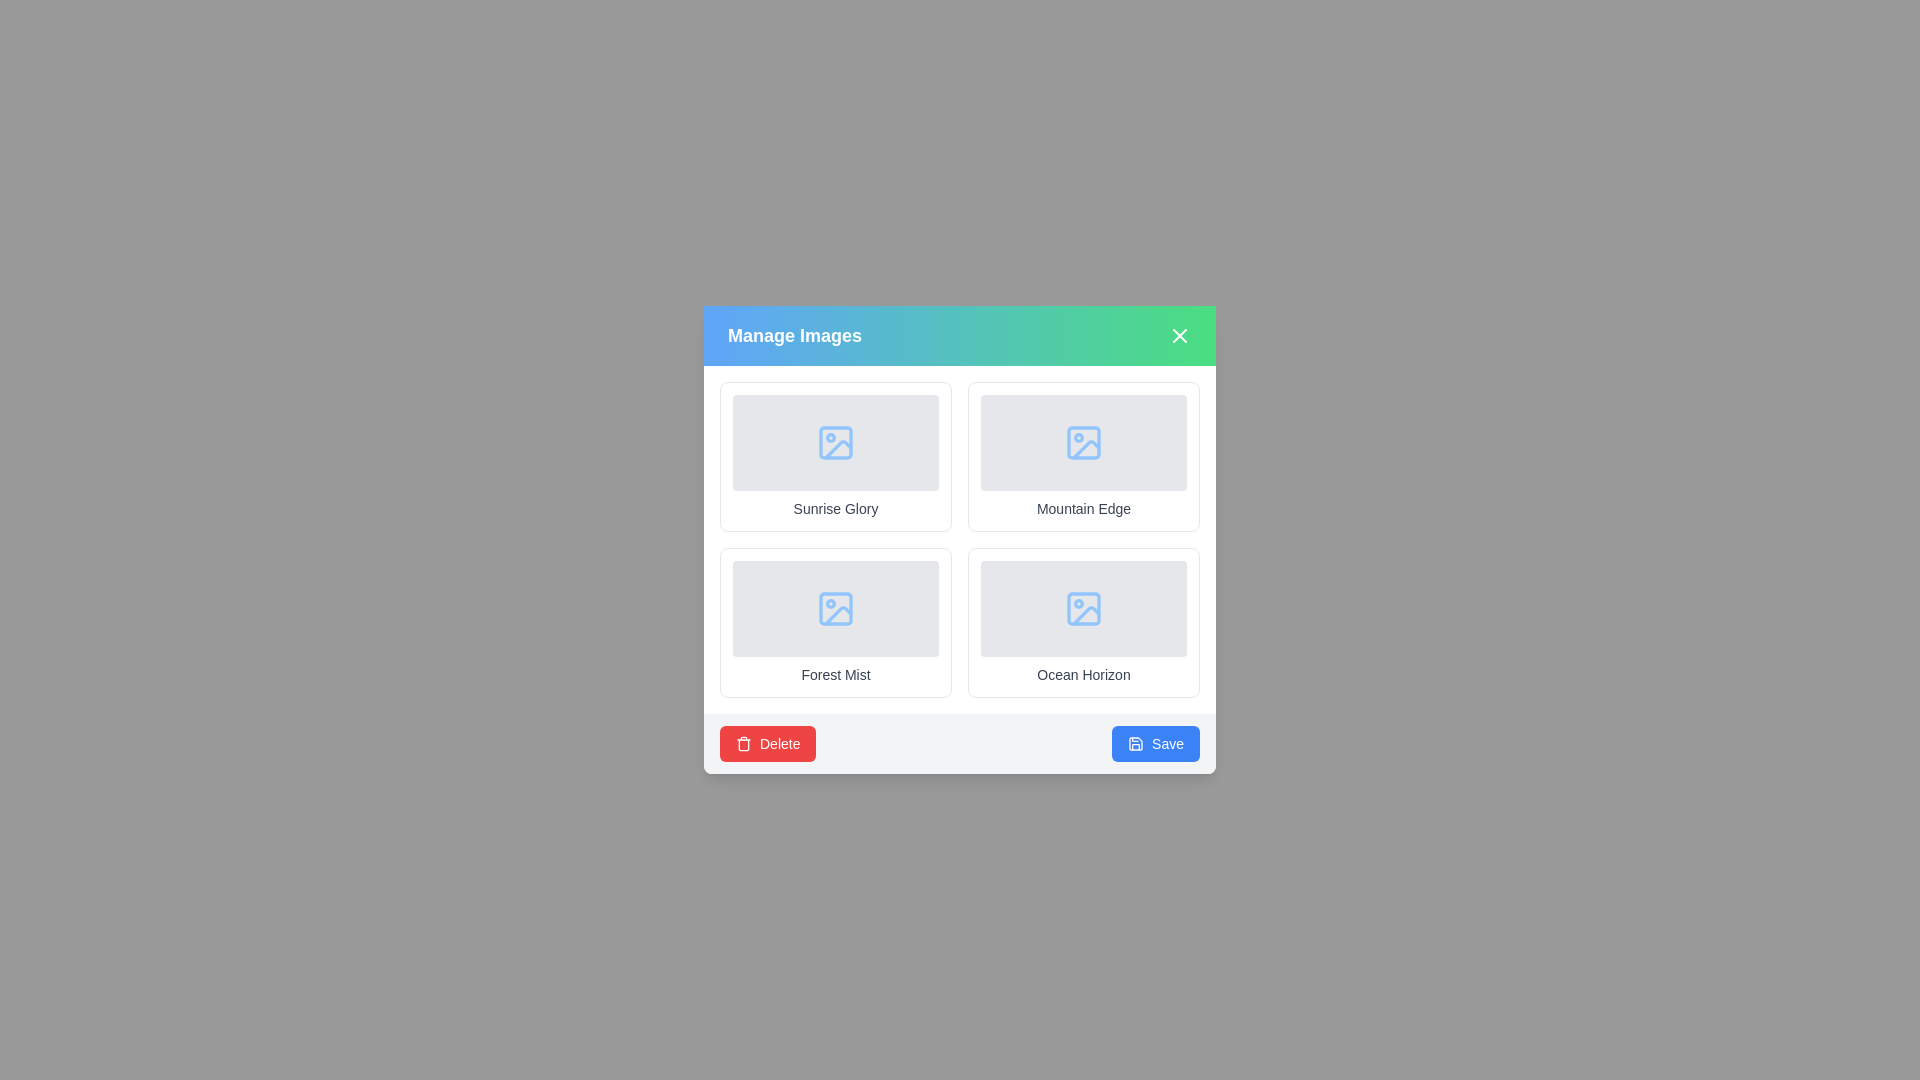  I want to click on the delete icon located to the left of the 'Delete' button text at the bottom left corner of the interface, so click(743, 744).